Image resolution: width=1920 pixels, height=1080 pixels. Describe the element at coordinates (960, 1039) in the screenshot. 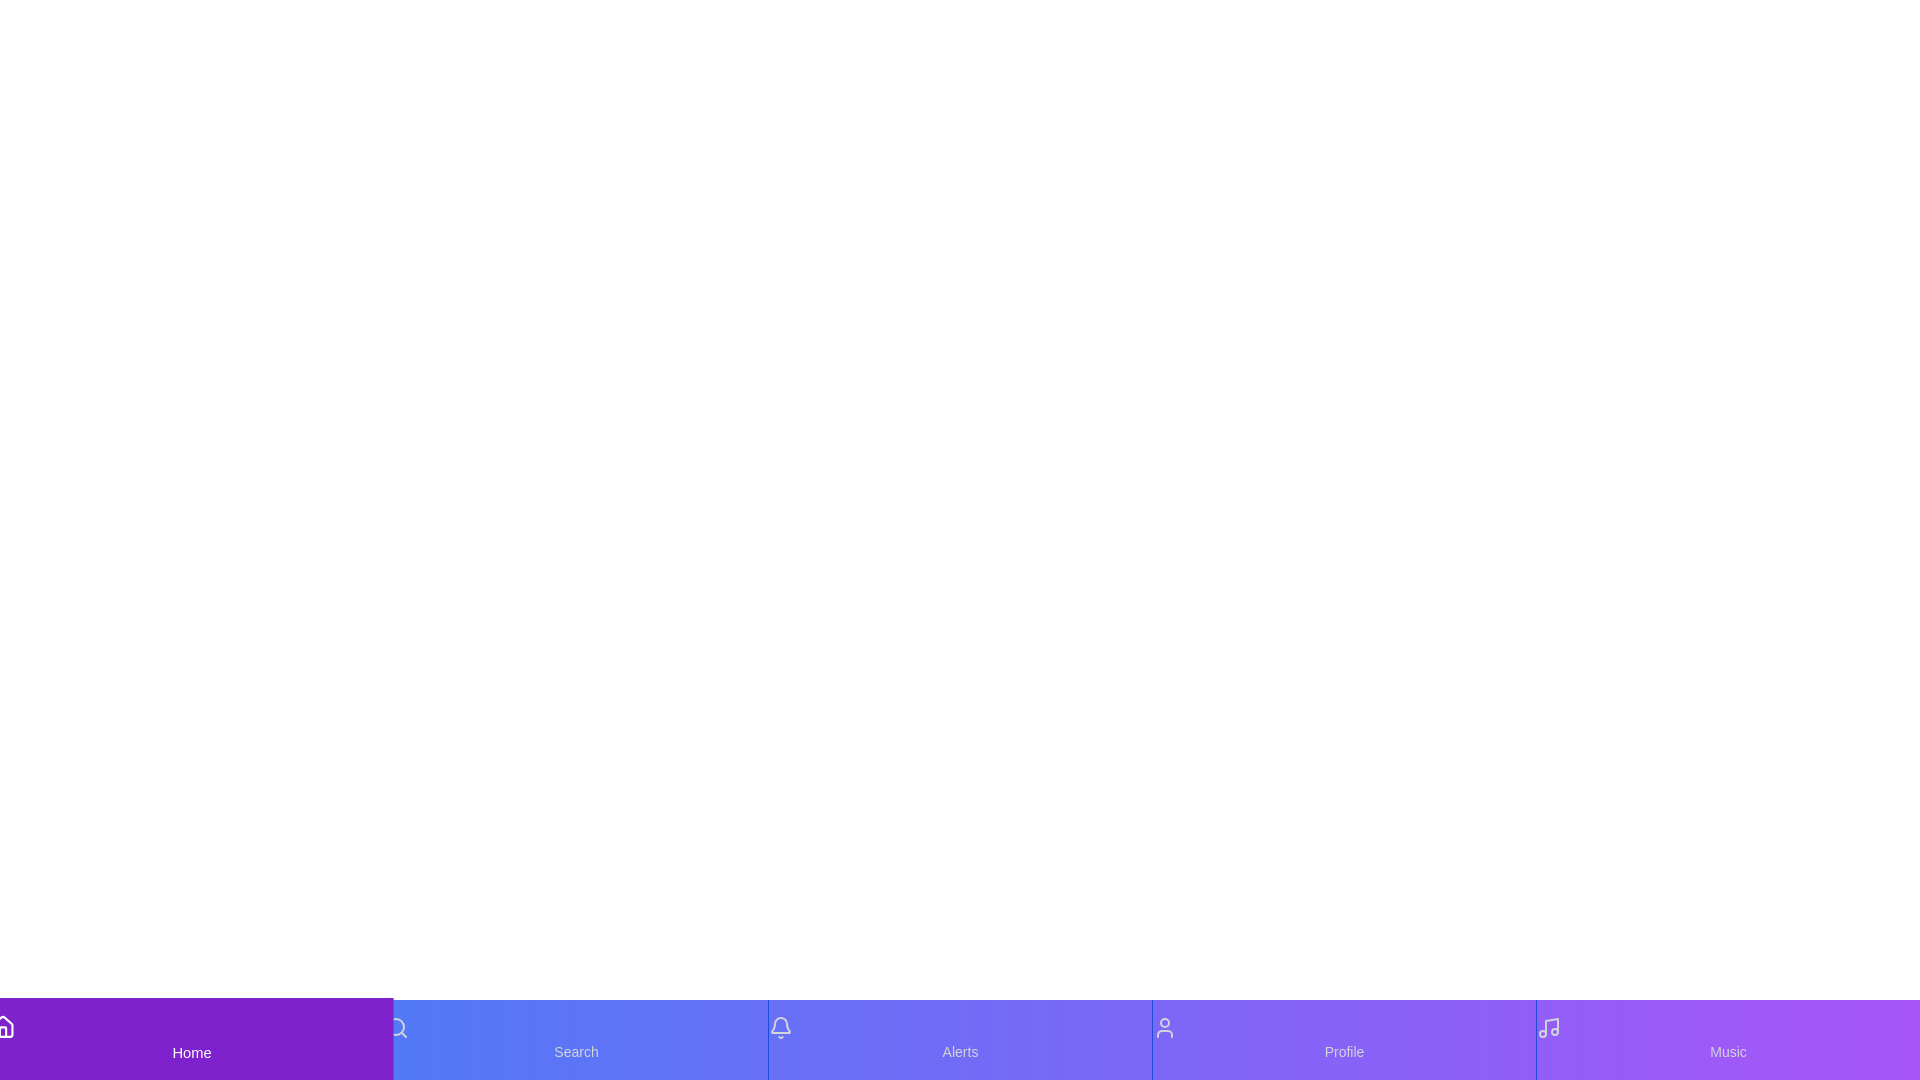

I see `the Alerts tab in the bottom navigation bar` at that location.